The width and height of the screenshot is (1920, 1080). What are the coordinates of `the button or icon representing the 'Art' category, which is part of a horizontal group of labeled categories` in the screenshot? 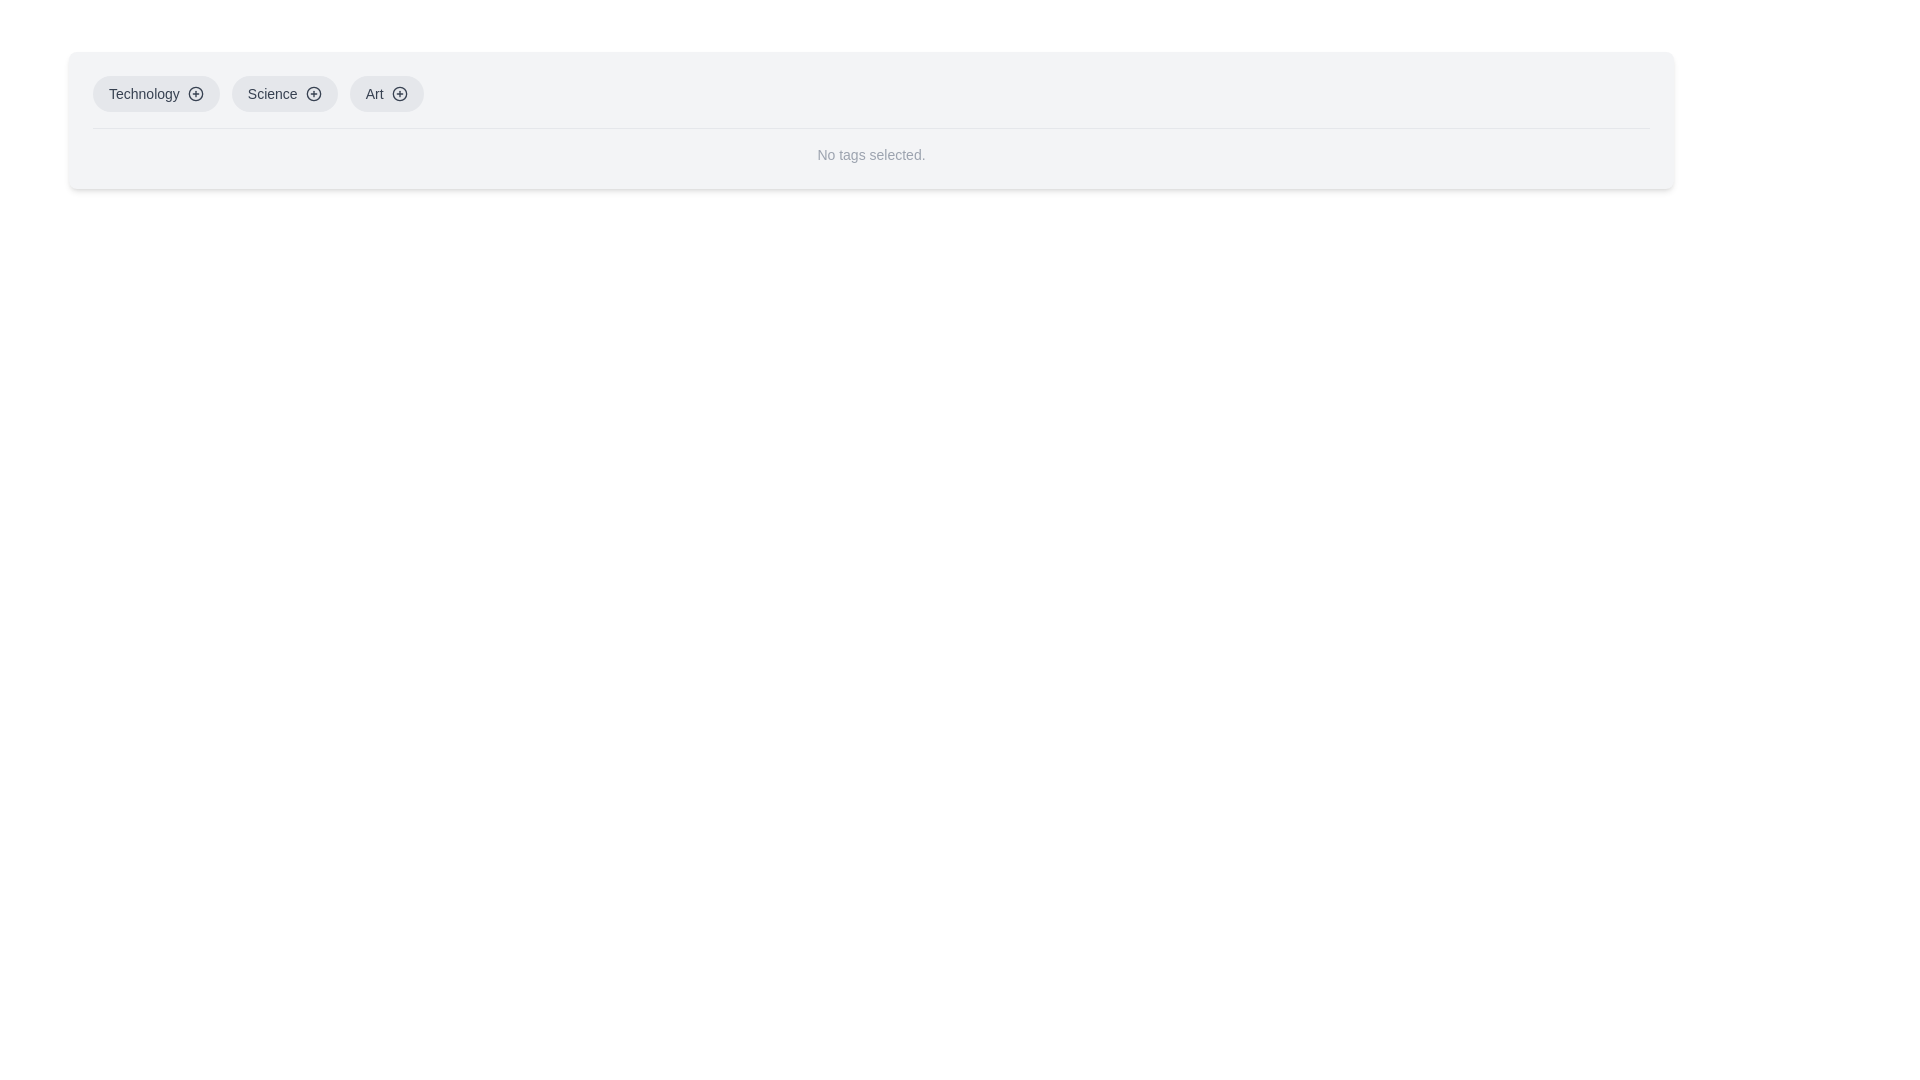 It's located at (399, 93).